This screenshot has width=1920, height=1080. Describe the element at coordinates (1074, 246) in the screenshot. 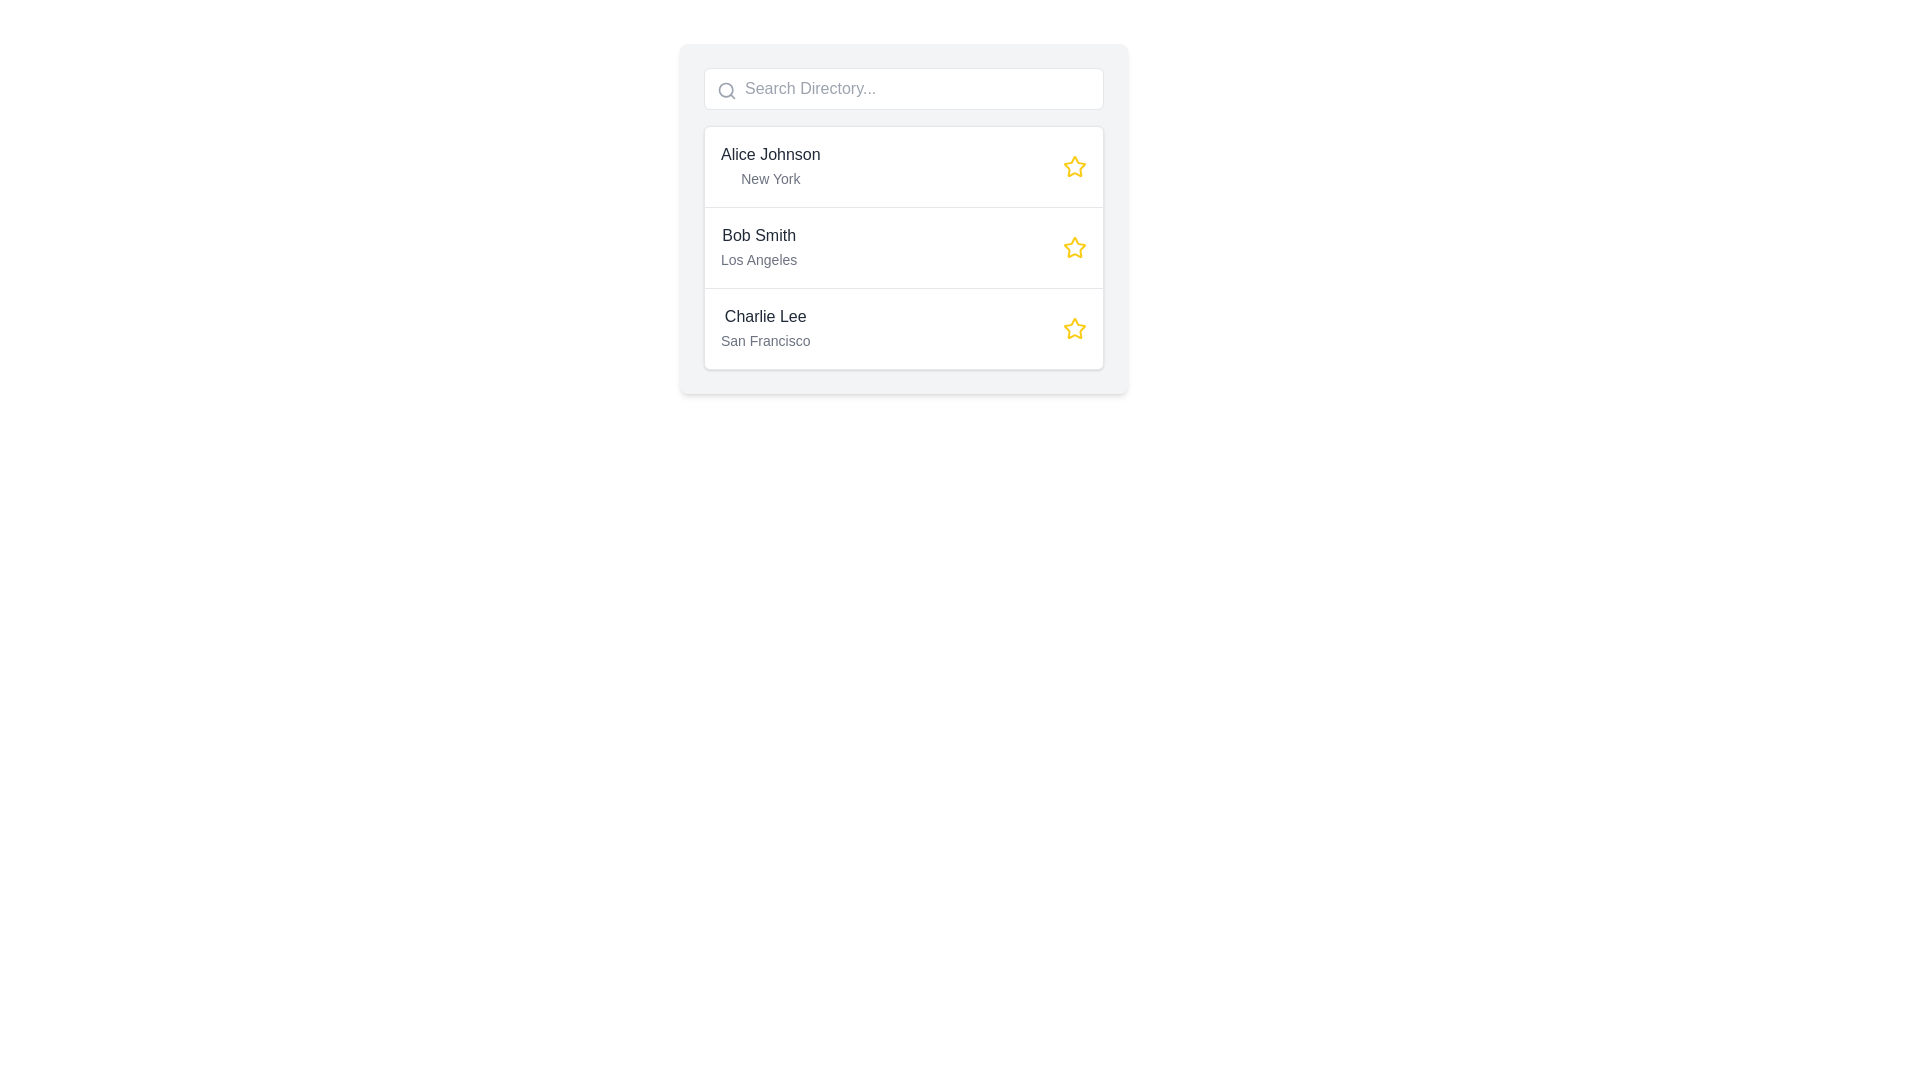

I see `the star-shaped icon button with a yellow fill located at the far-right end of the entry for 'Bob Smith - Los Angeles'` at that location.